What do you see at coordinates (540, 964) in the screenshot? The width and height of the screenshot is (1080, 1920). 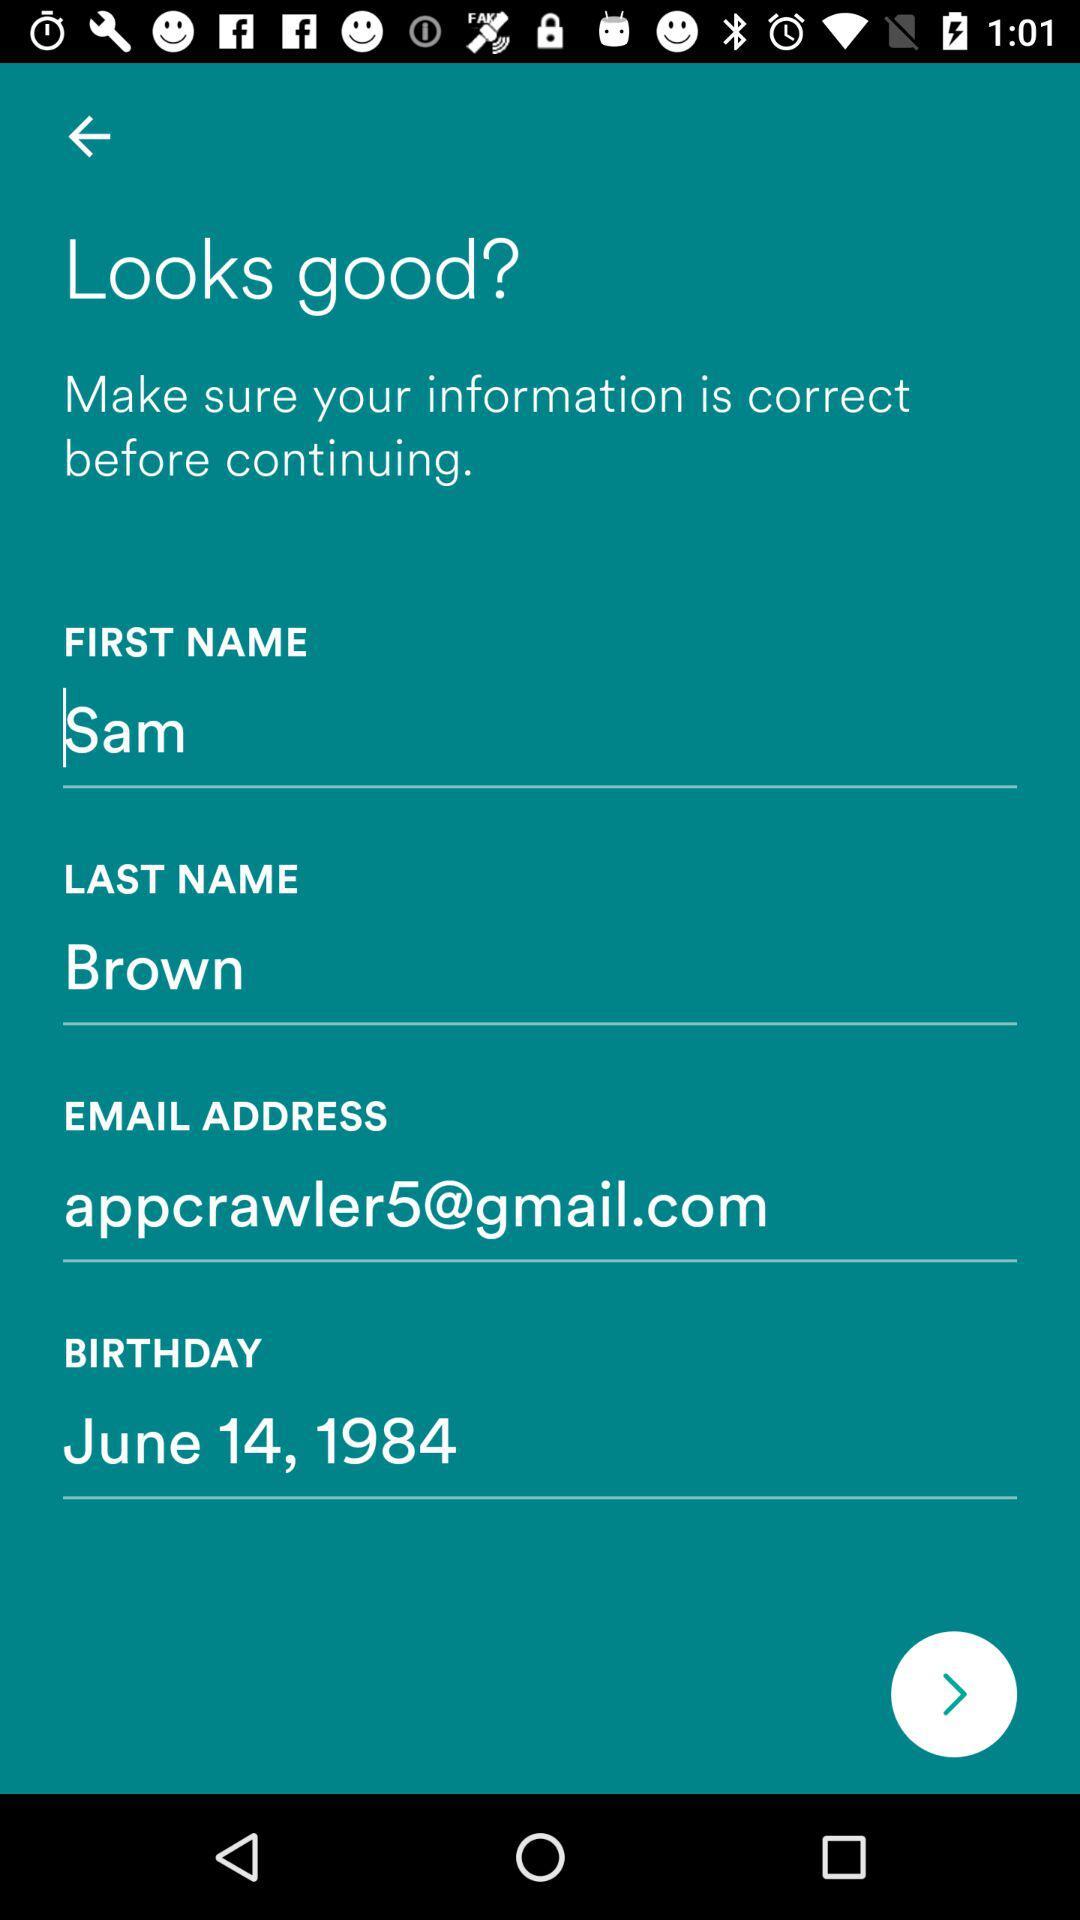 I see `brown item` at bounding box center [540, 964].